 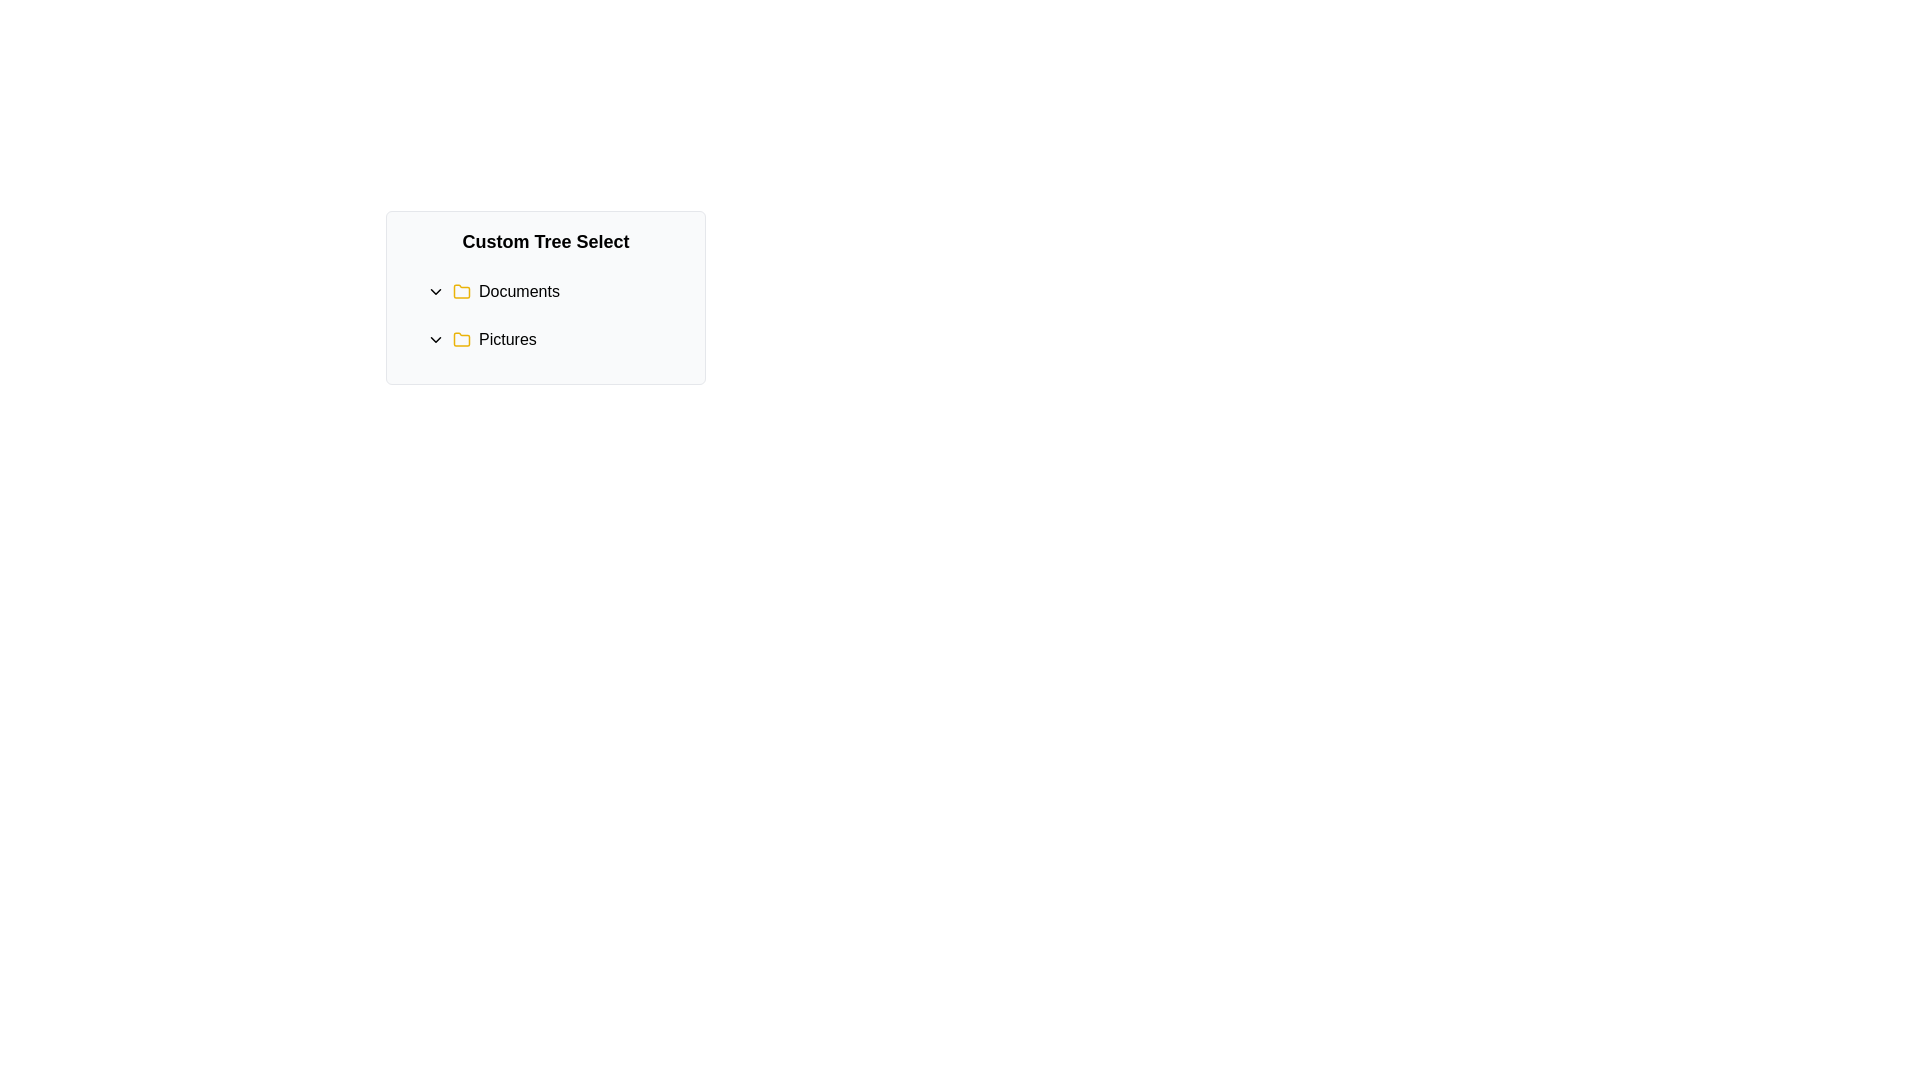 I want to click on the small yellow folder icon outlined in bold, located next to the 'Pictures' text, so click(x=460, y=338).